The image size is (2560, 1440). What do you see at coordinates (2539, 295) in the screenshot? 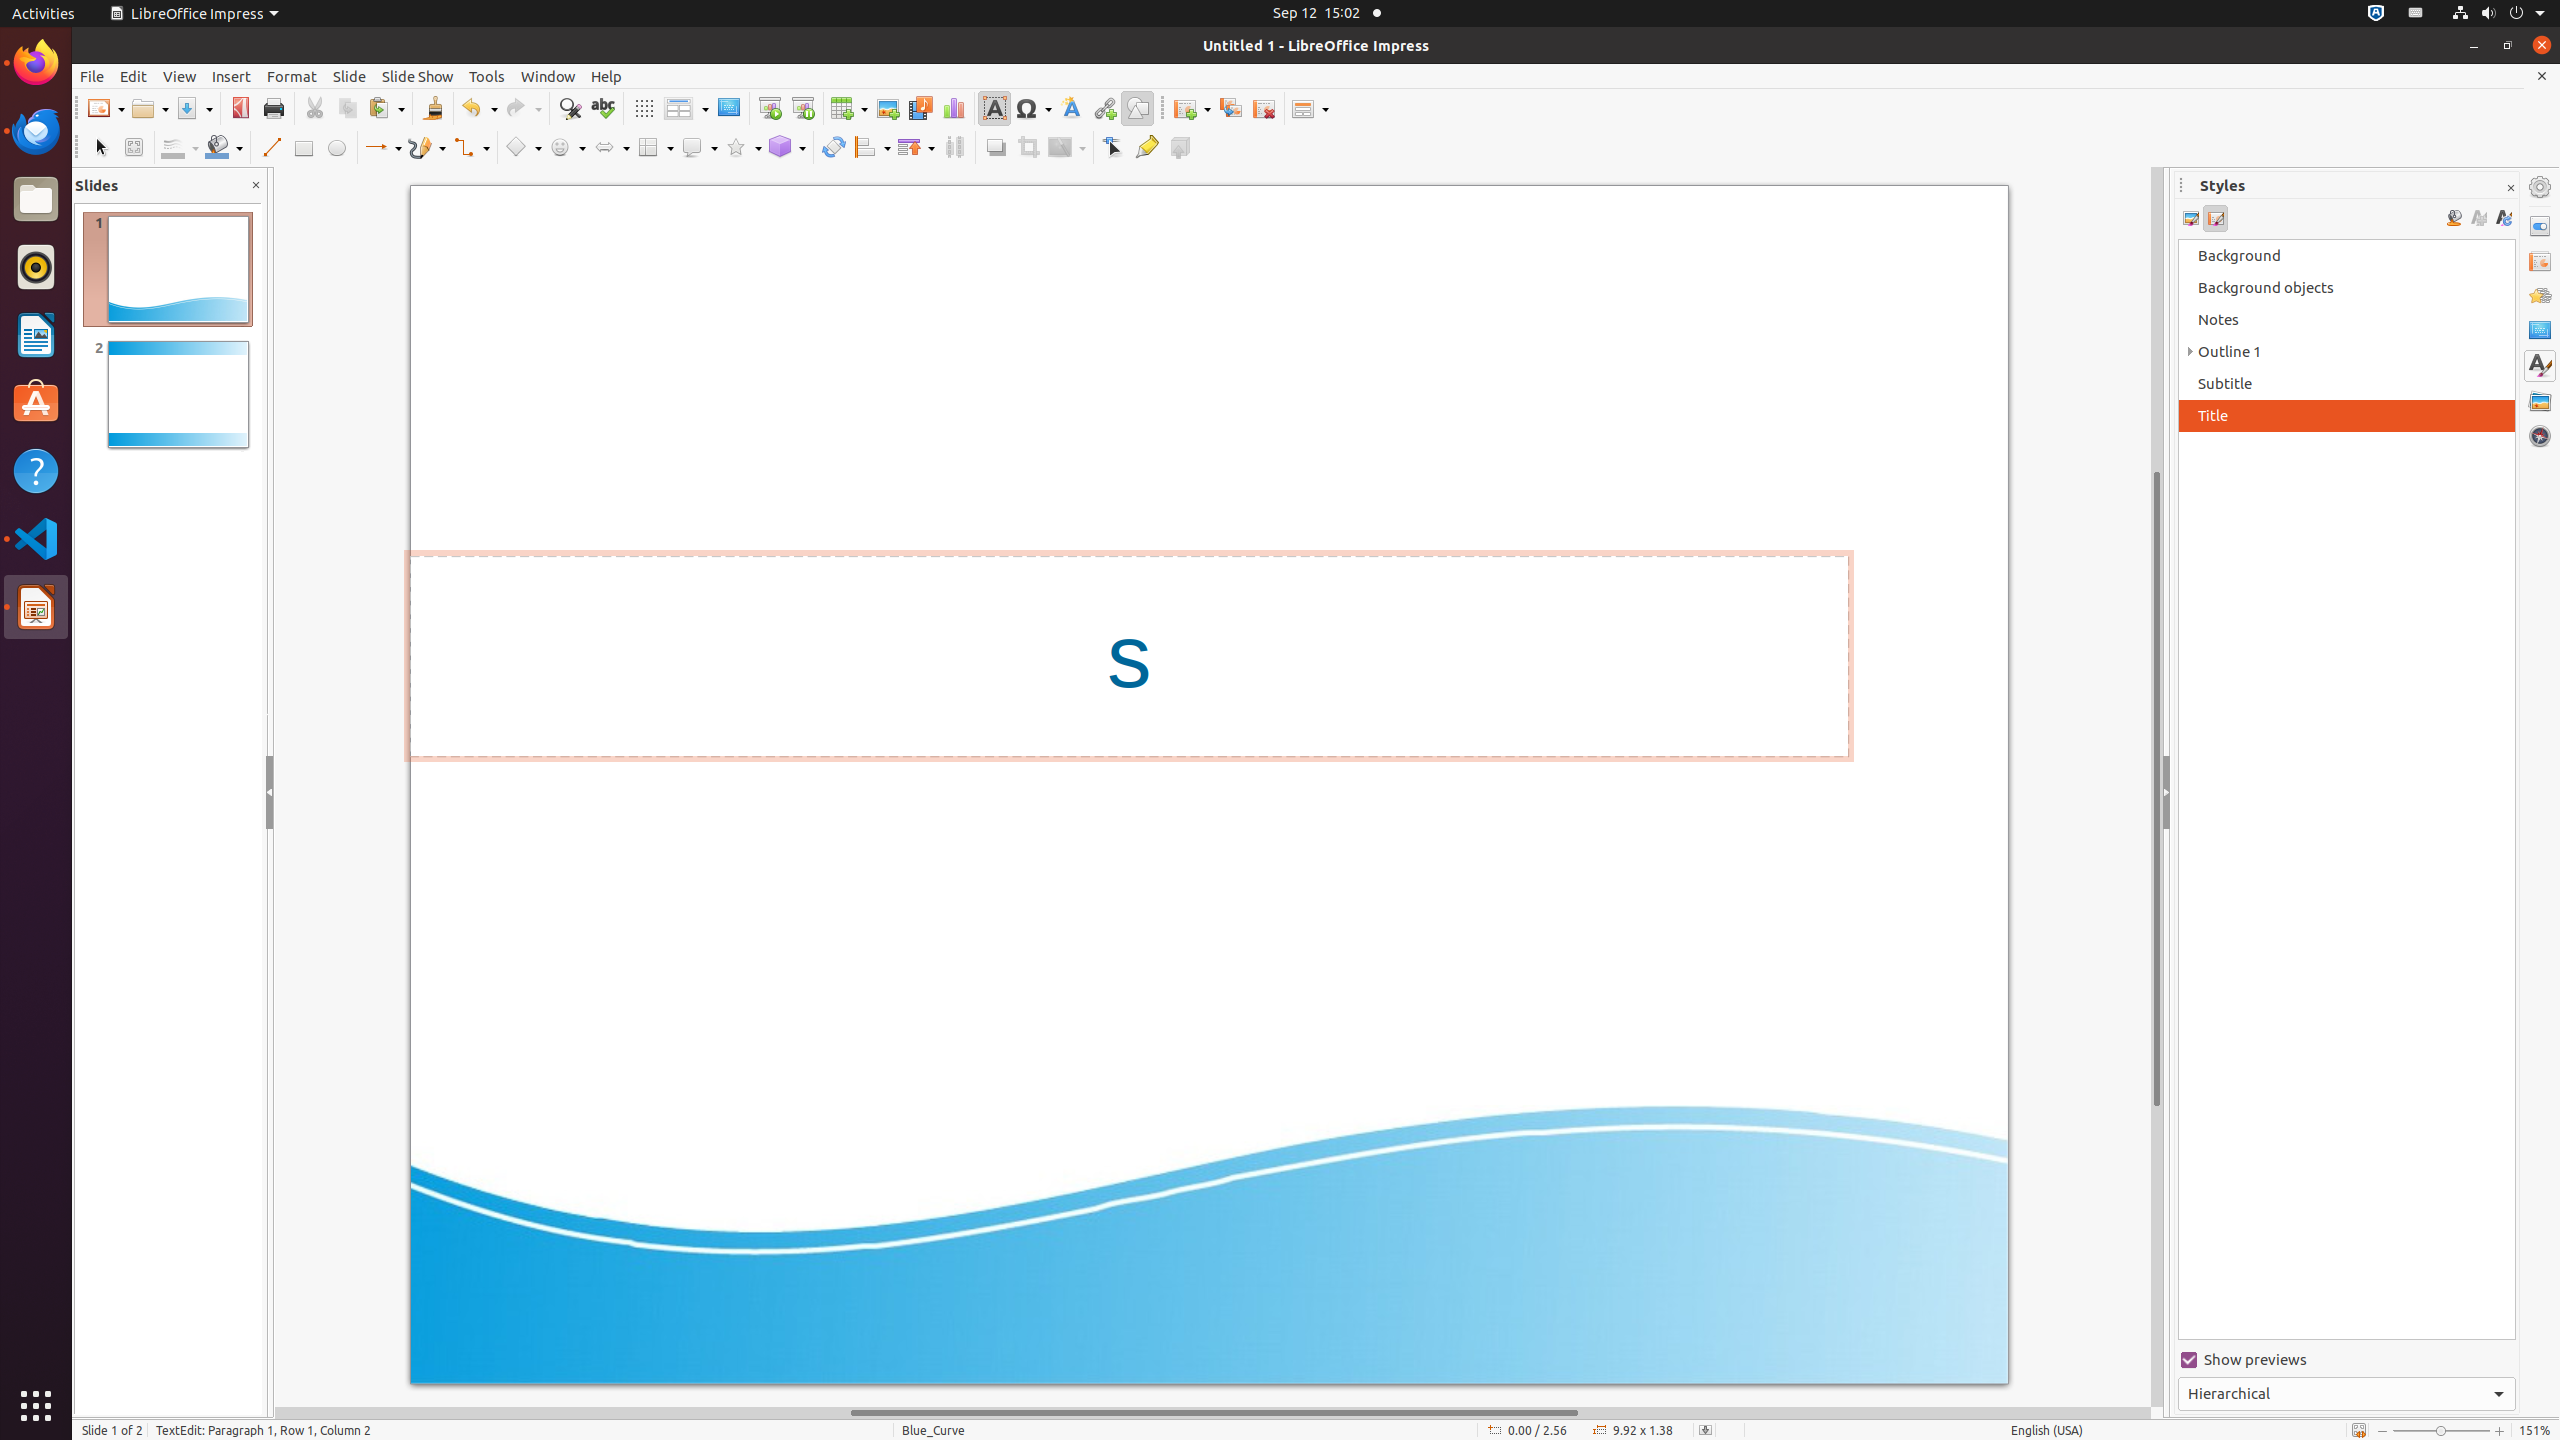
I see `'Animation'` at bounding box center [2539, 295].